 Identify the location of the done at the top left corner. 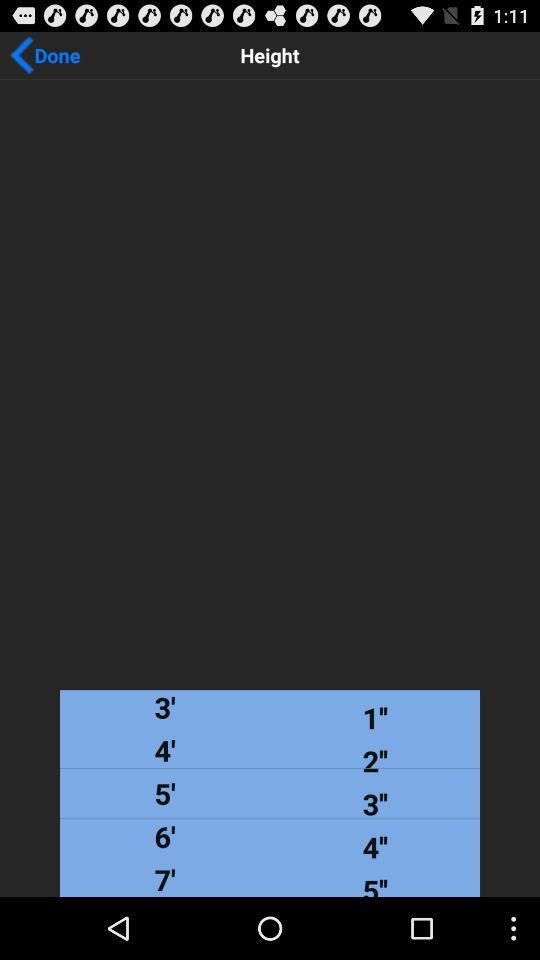
(44, 54).